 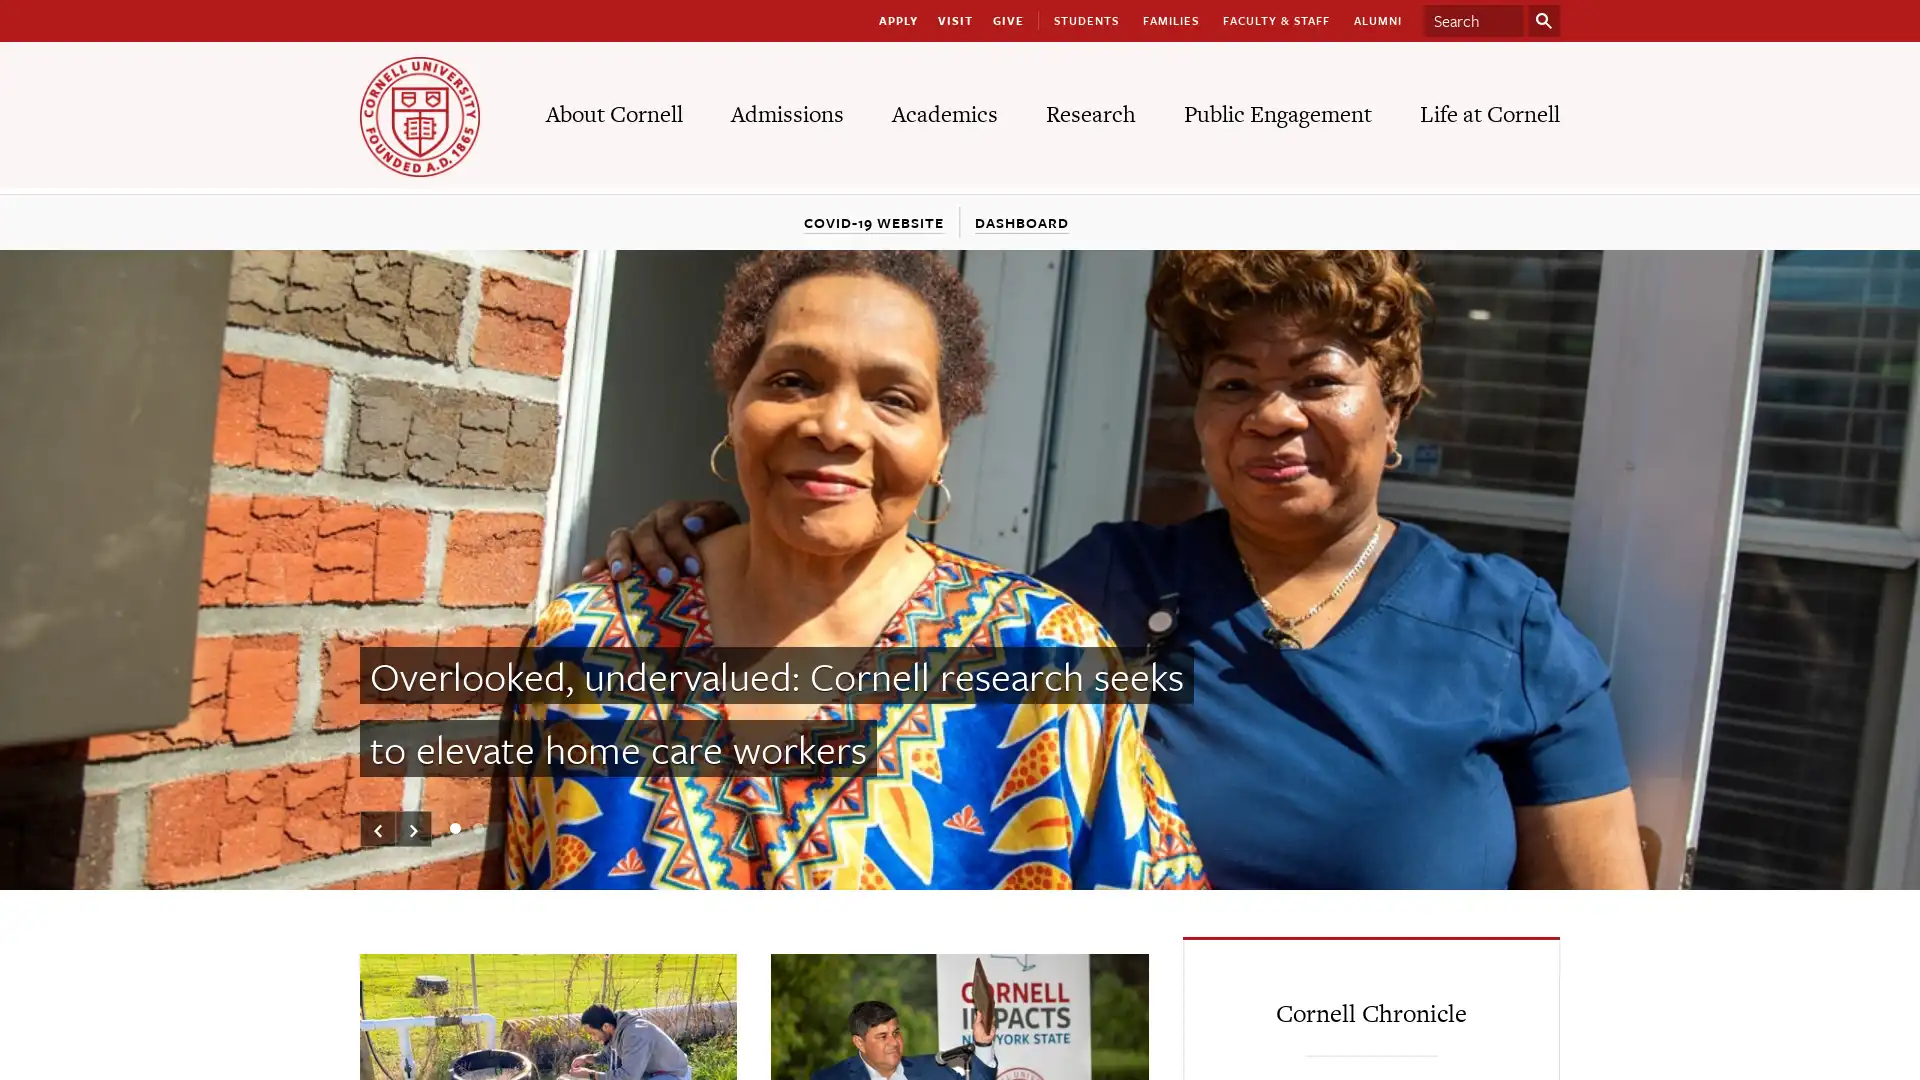 What do you see at coordinates (1543, 20) in the screenshot?
I see `Search` at bounding box center [1543, 20].